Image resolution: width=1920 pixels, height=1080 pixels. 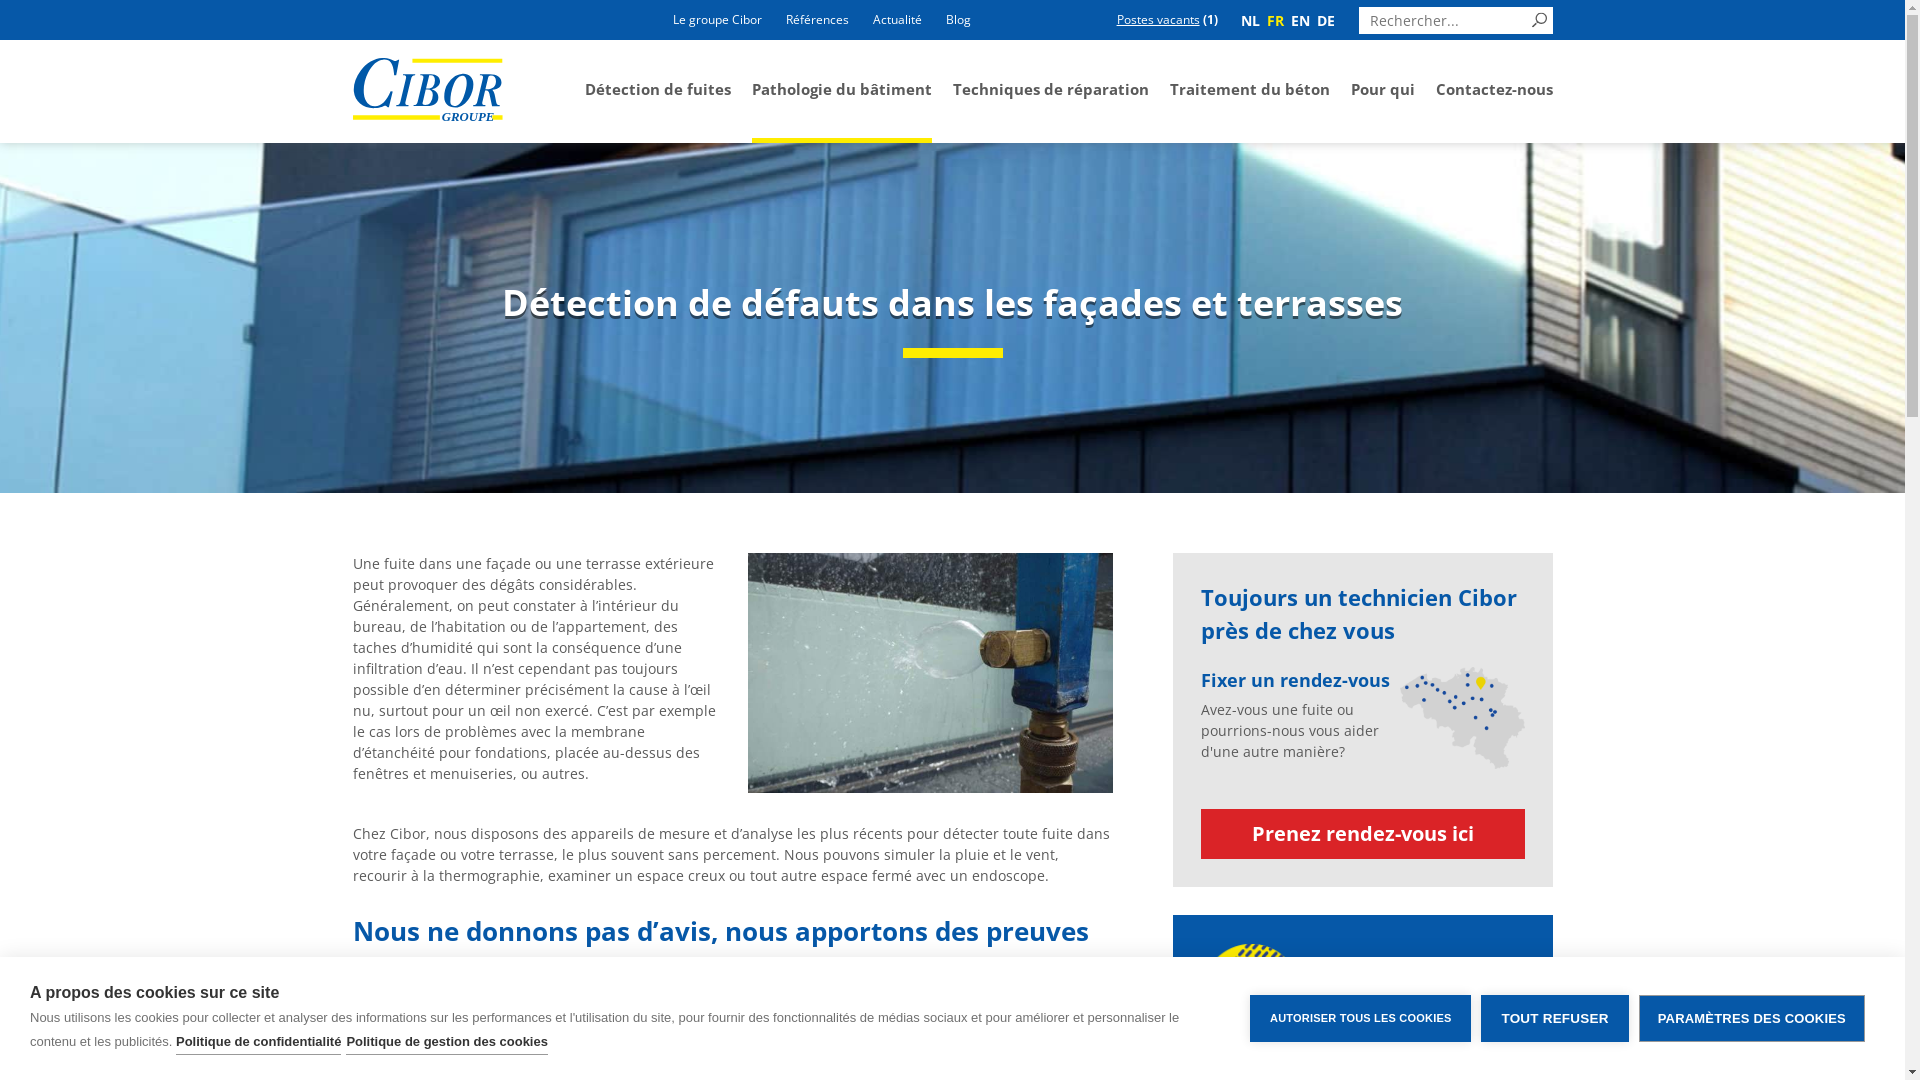 I want to click on 'Blog', so click(x=957, y=19).